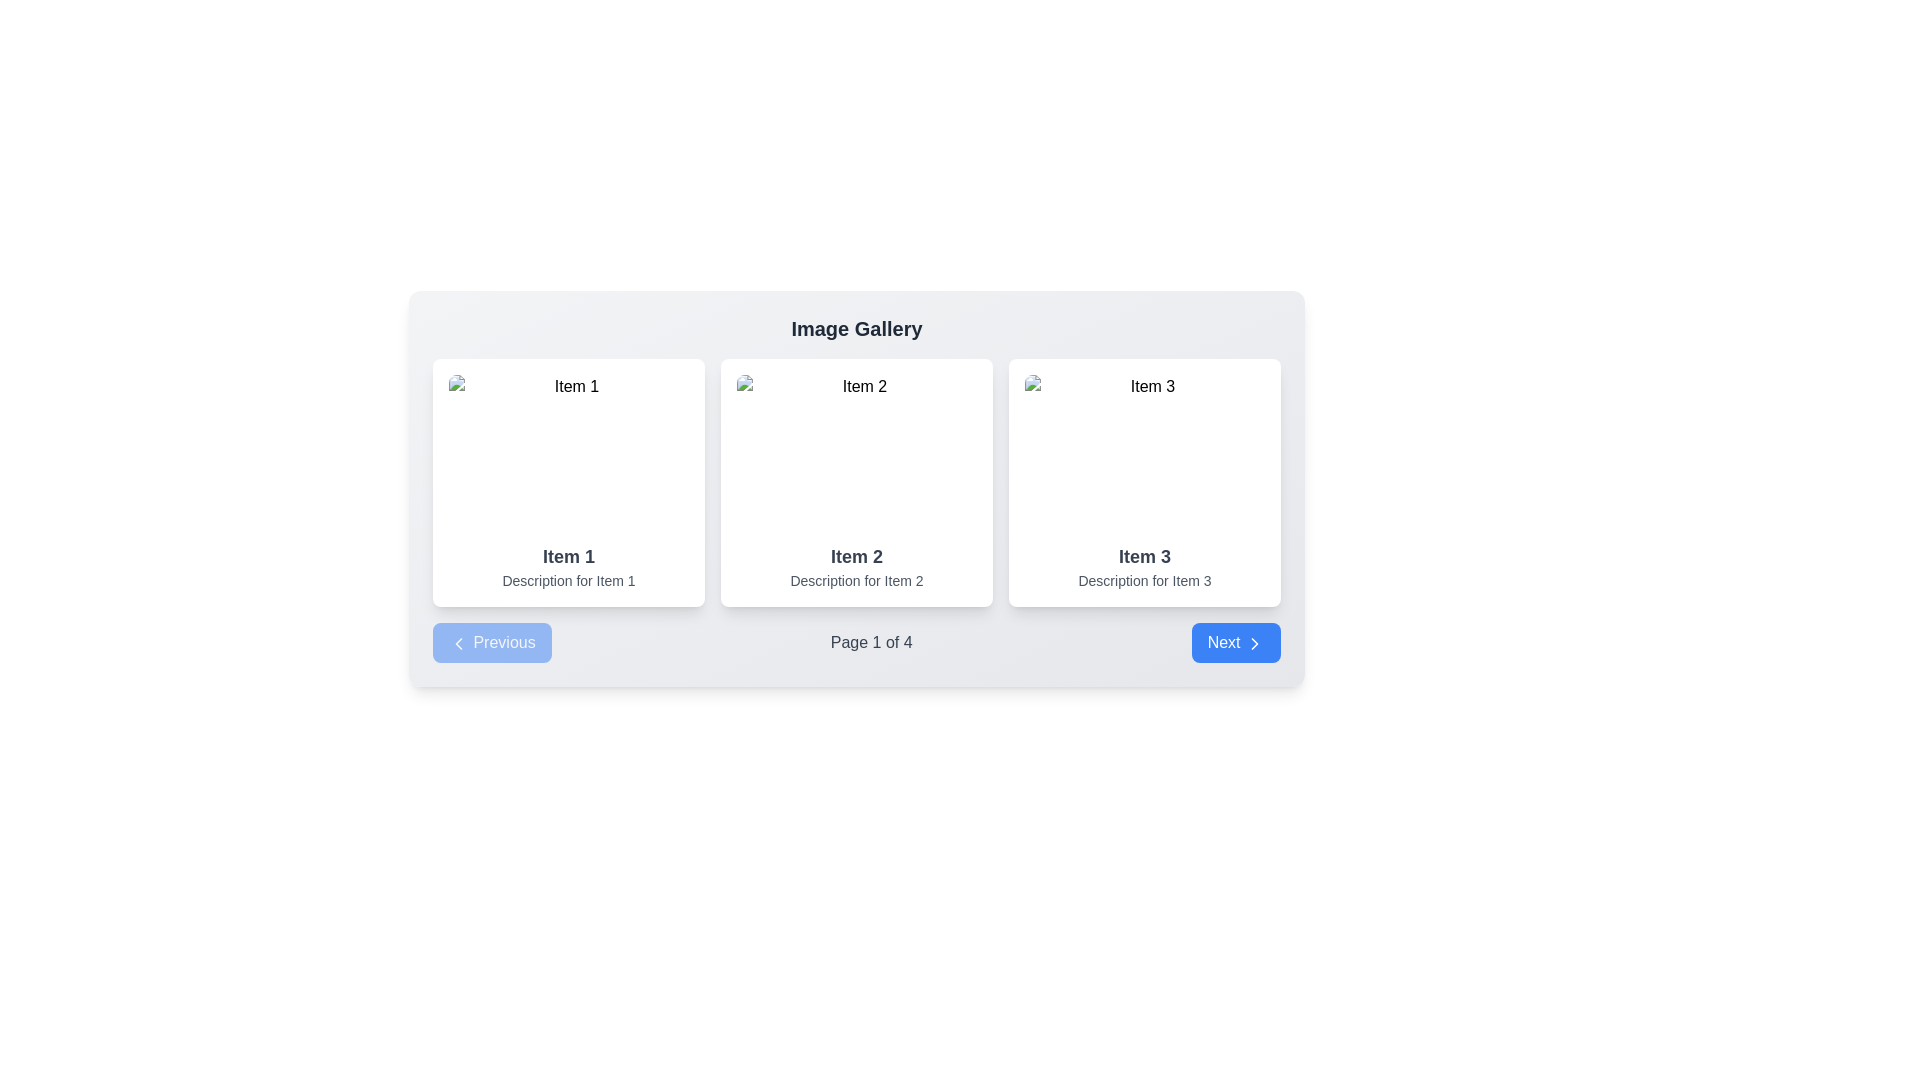 This screenshot has height=1080, width=1920. Describe the element at coordinates (871, 643) in the screenshot. I see `the static text displaying 'Page 1 of 4' within the pagination control bar, positioned between the 'Previous' and 'Next' buttons` at that location.